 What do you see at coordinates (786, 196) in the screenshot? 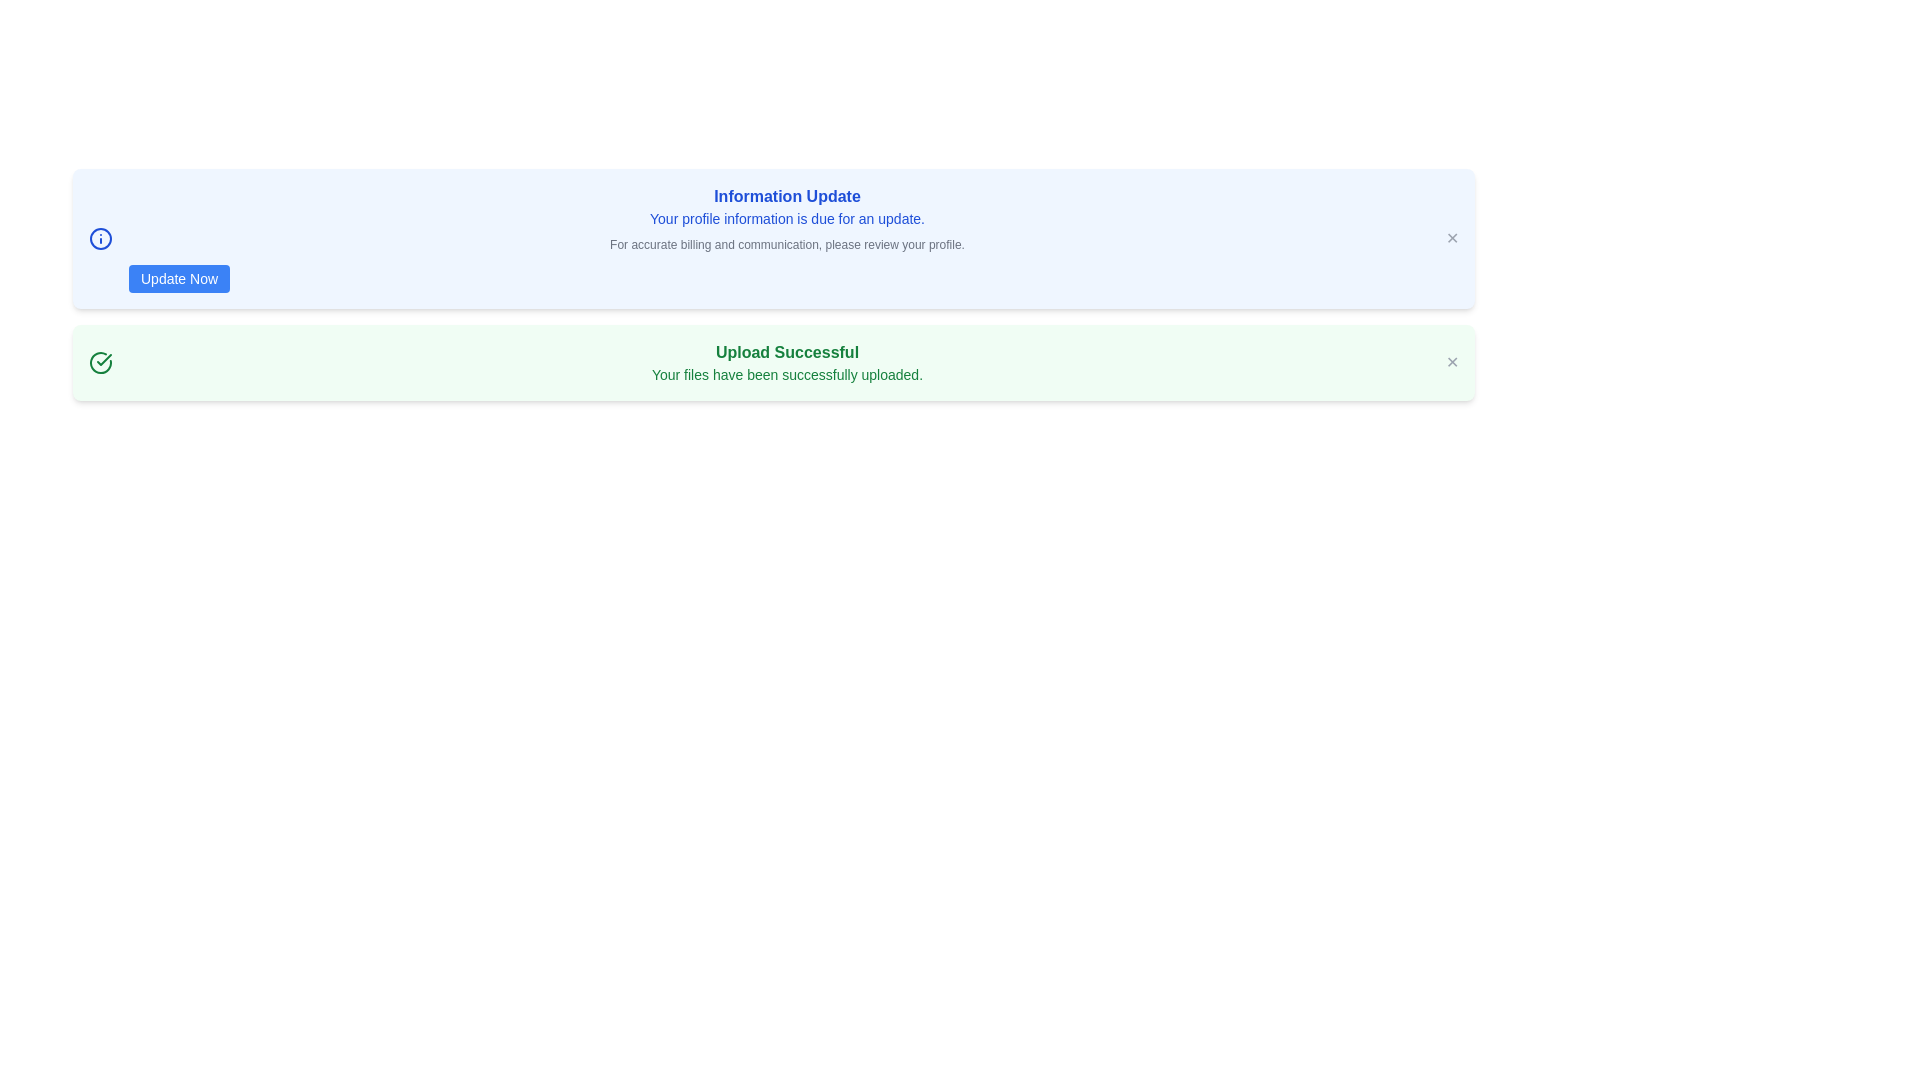
I see `the 'Information Update' text display, which is a bold and blue title positioned at the top of its section` at bounding box center [786, 196].